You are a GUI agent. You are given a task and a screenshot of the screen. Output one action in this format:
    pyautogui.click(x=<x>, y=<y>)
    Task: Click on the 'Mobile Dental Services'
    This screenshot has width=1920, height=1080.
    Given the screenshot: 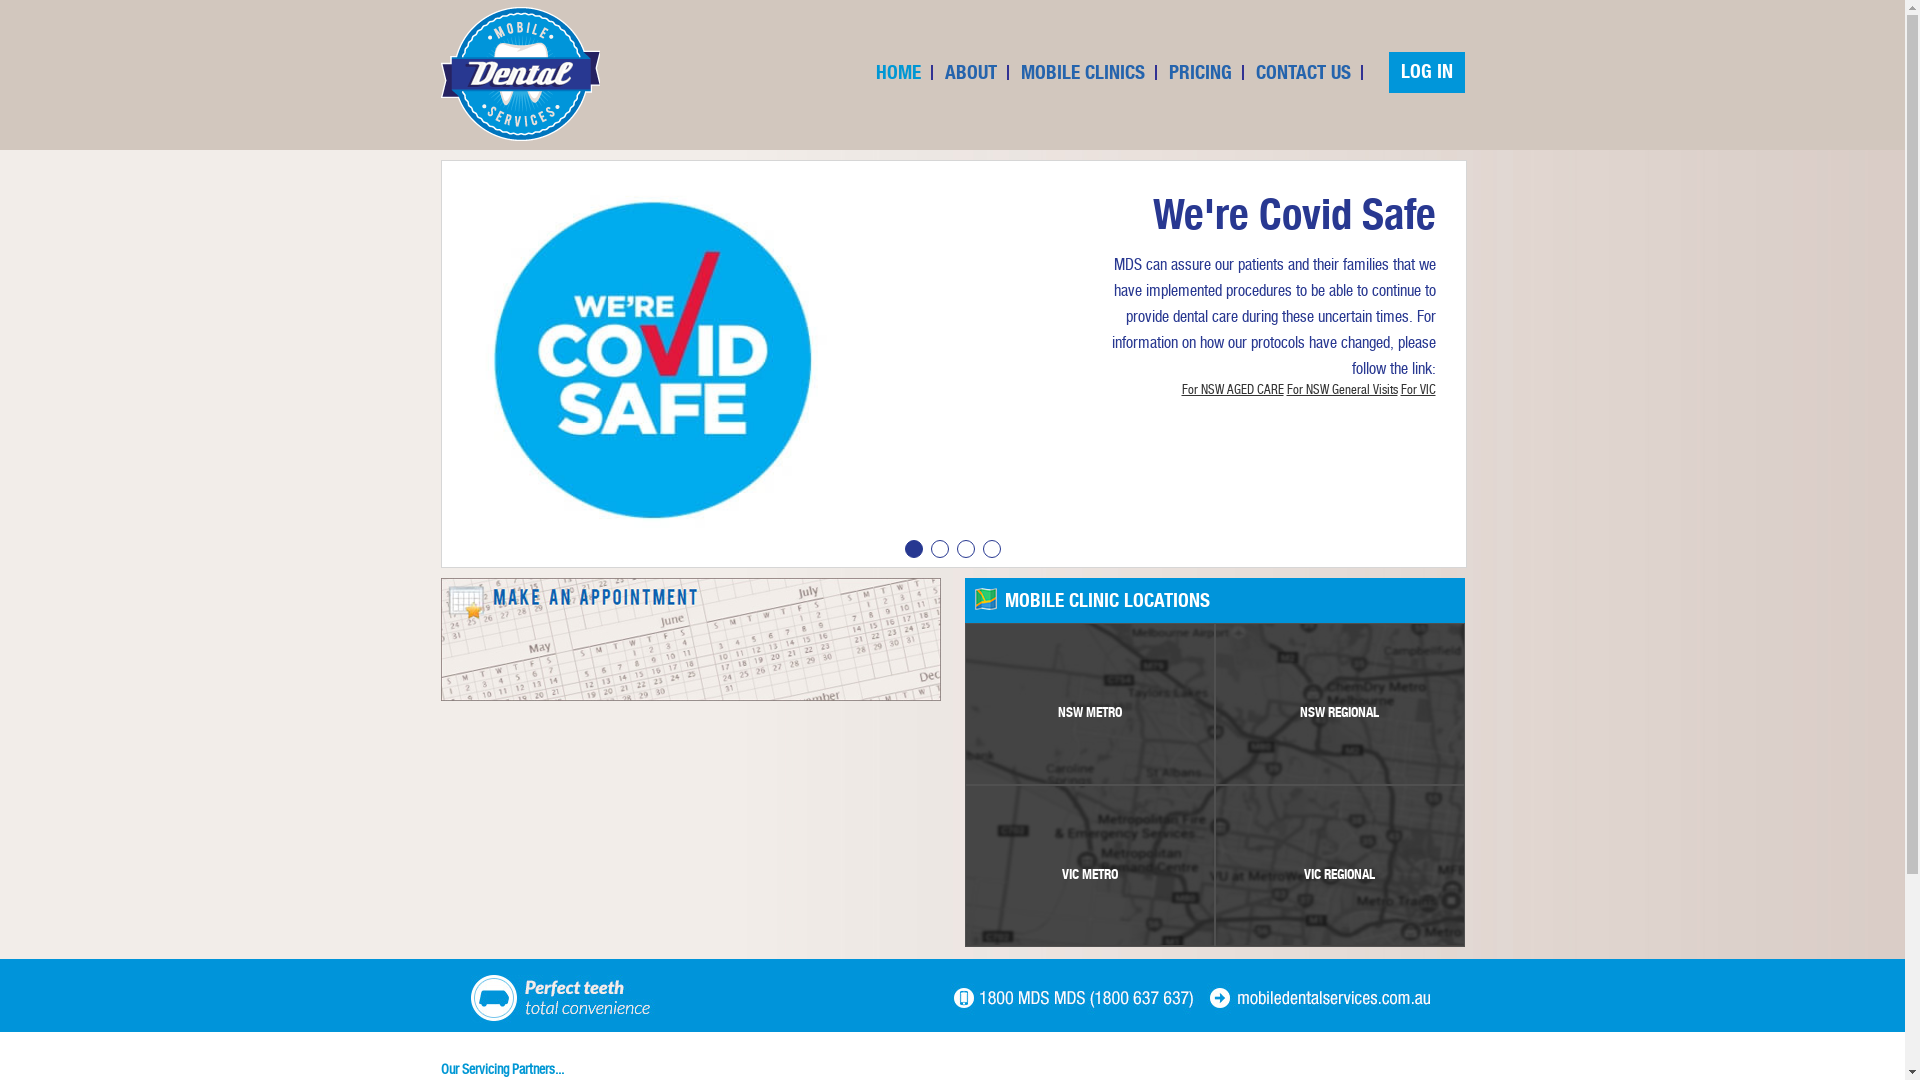 What is the action you would take?
    pyautogui.click(x=519, y=72)
    